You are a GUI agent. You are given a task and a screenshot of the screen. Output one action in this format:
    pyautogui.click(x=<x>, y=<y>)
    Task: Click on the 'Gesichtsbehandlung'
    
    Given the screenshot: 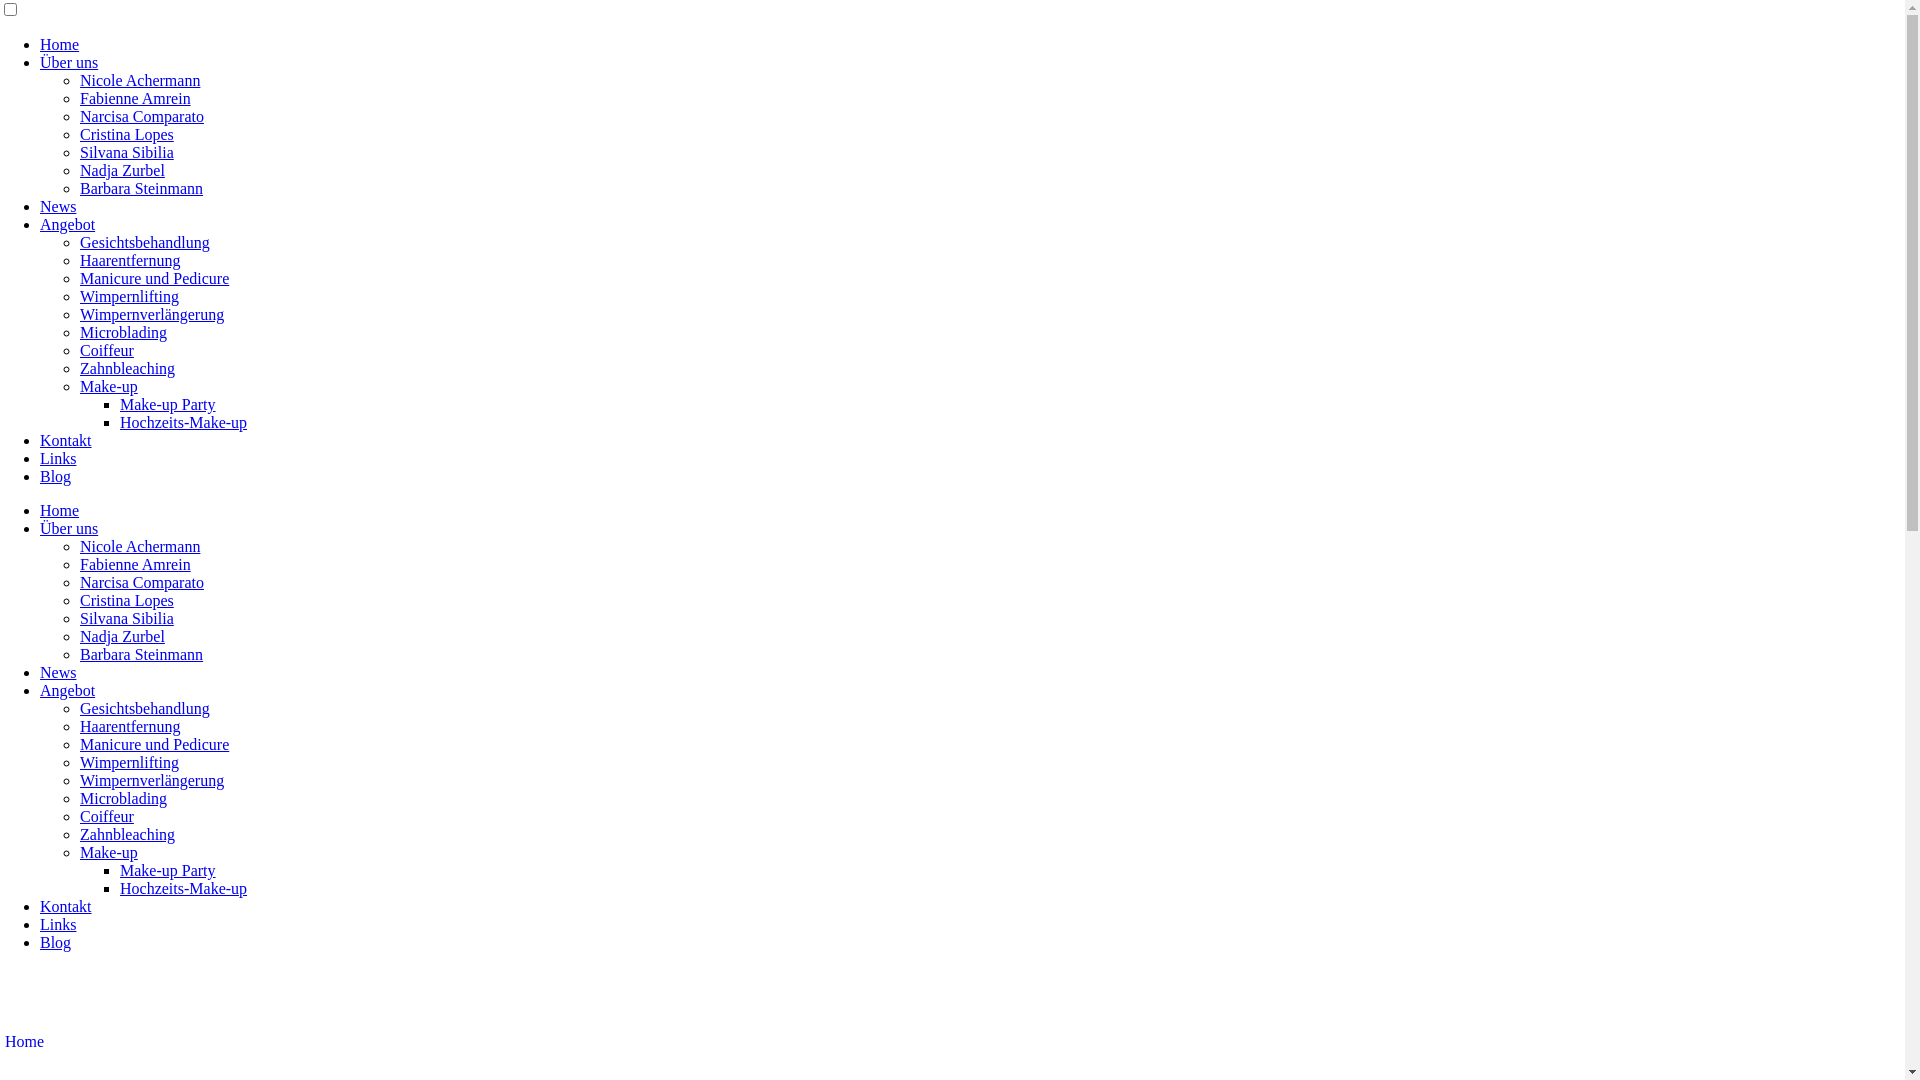 What is the action you would take?
    pyautogui.click(x=80, y=707)
    